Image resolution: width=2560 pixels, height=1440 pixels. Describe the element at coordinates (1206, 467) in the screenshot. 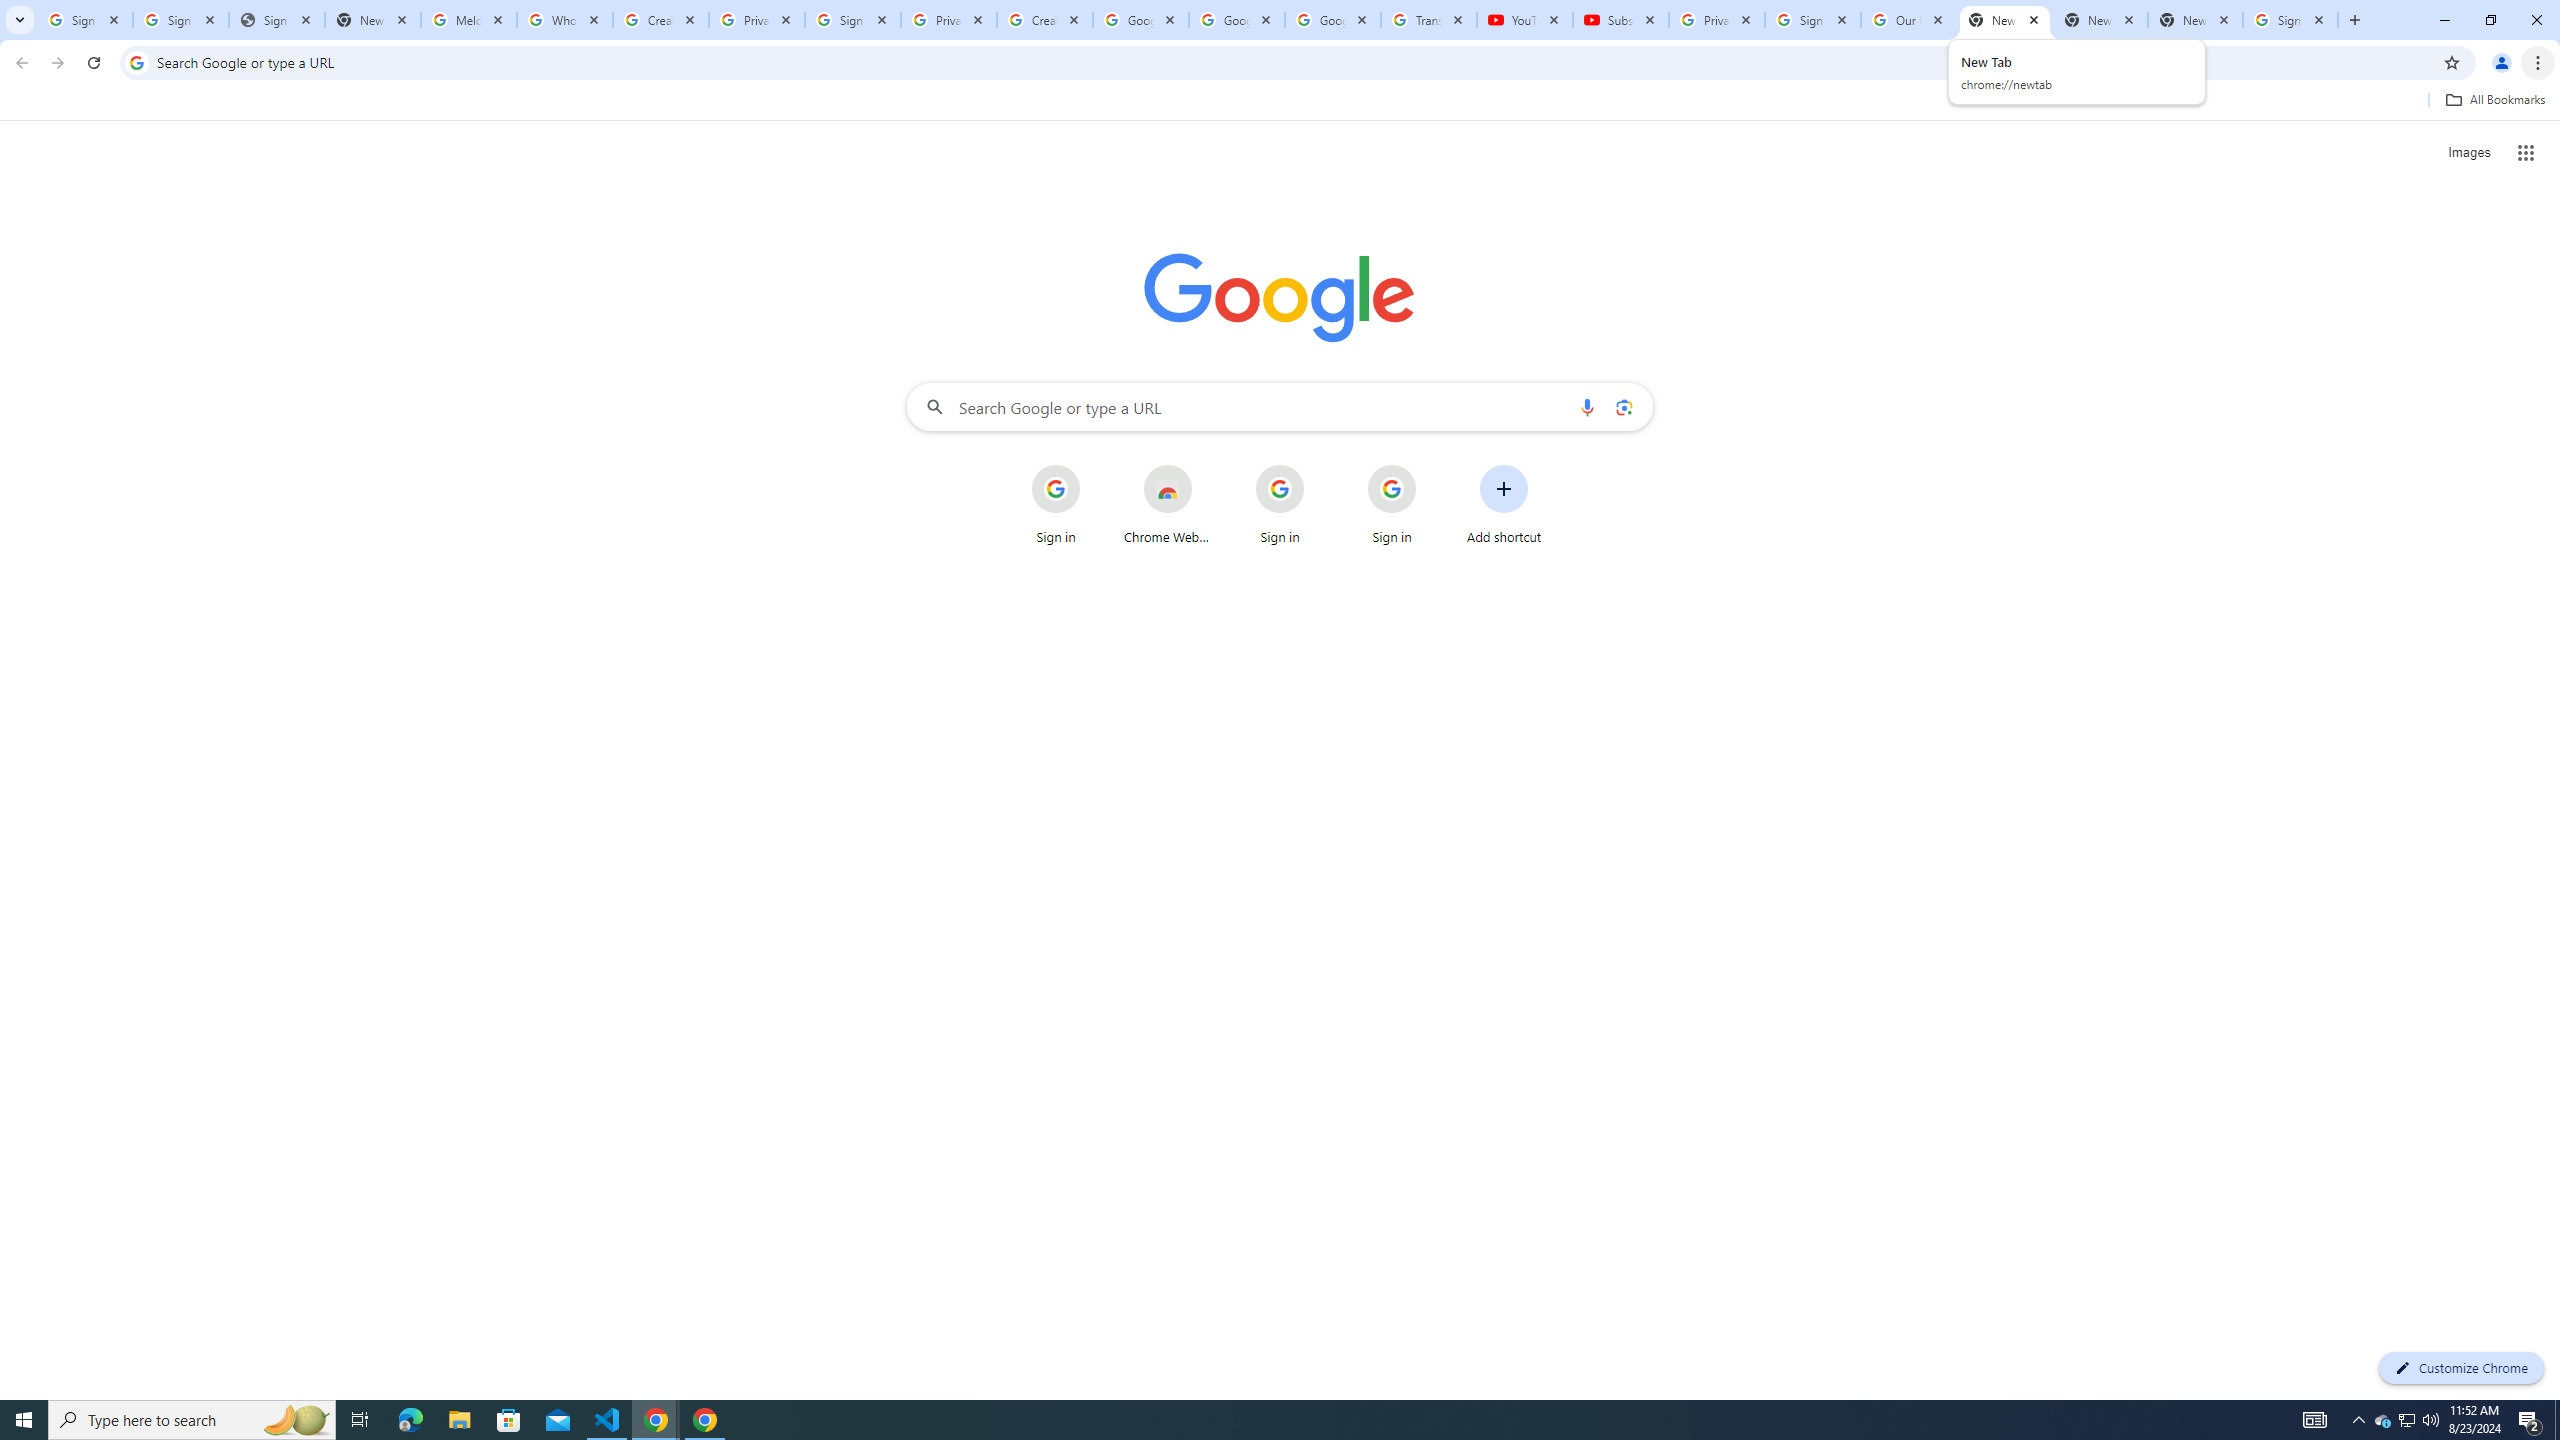

I see `'More actions for Chrome Web Store shortcut'` at that location.